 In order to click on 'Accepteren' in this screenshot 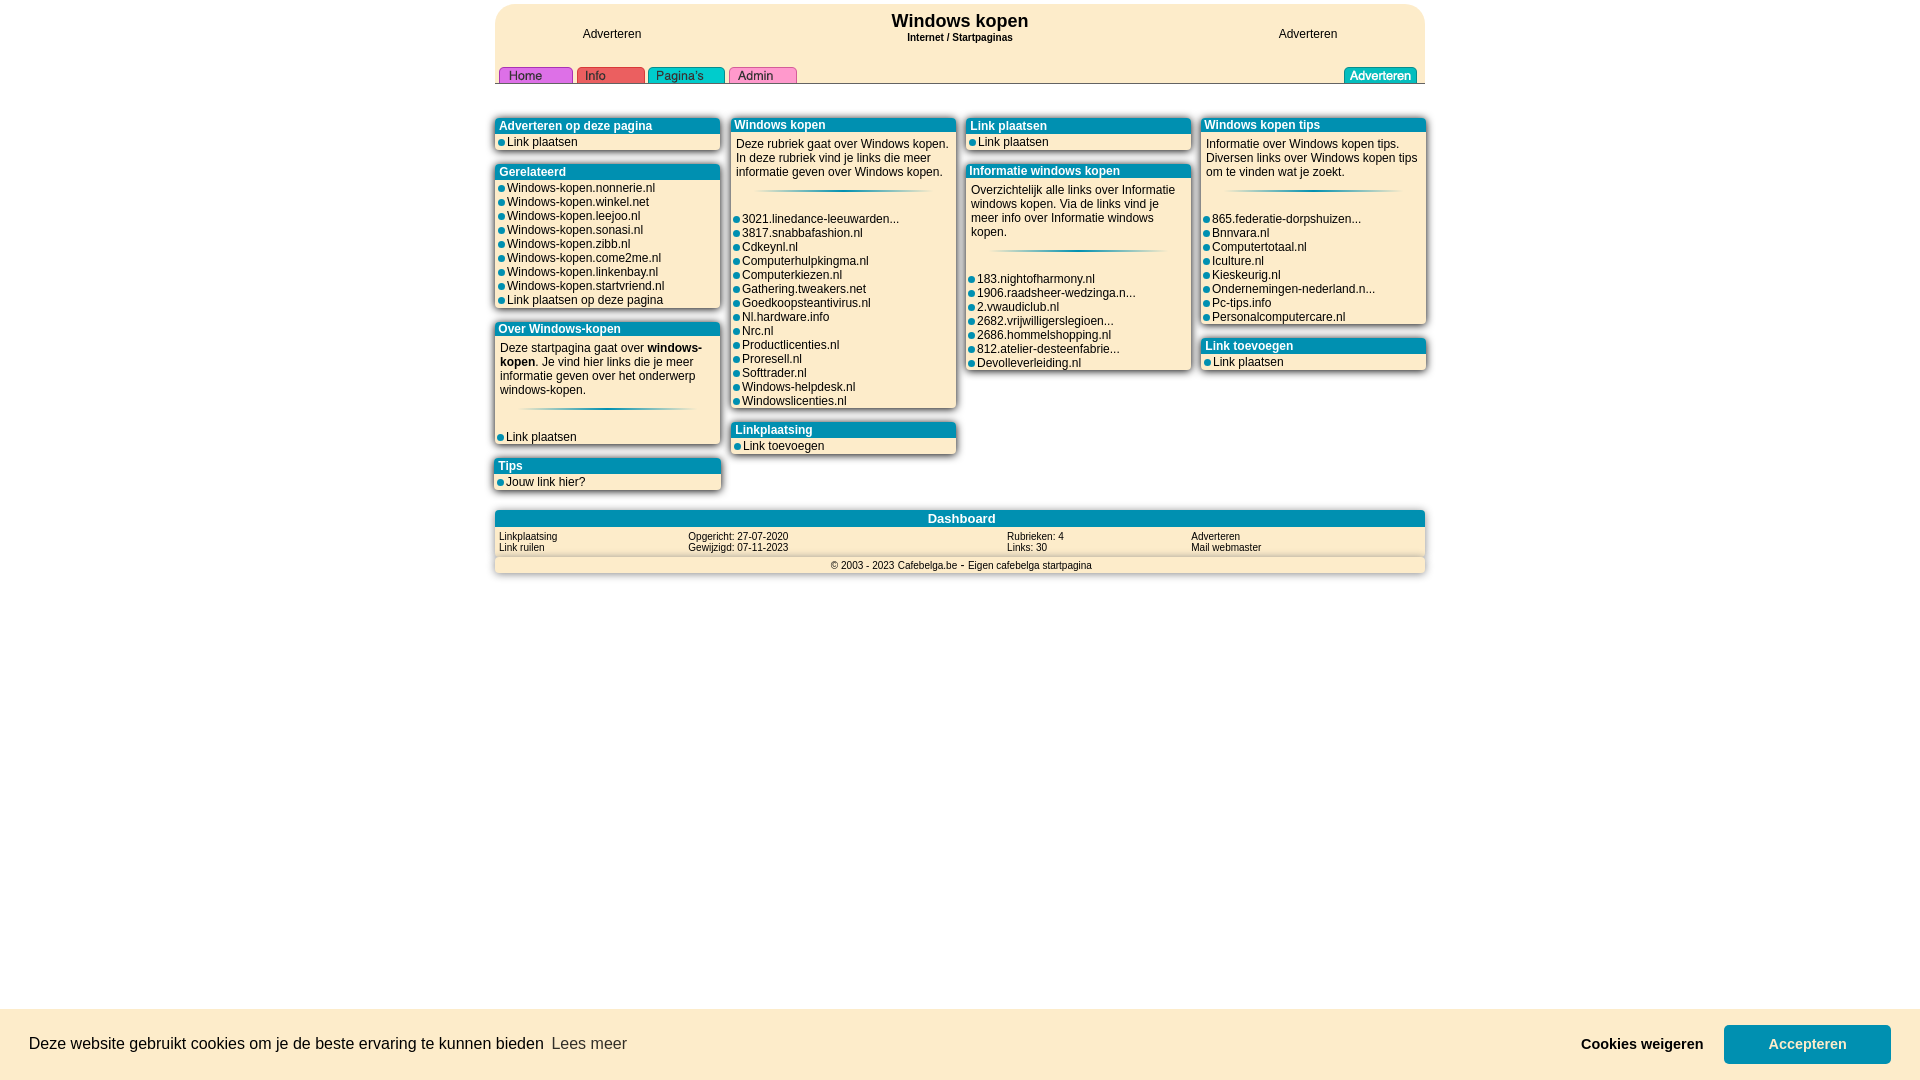, I will do `click(1722, 1043)`.